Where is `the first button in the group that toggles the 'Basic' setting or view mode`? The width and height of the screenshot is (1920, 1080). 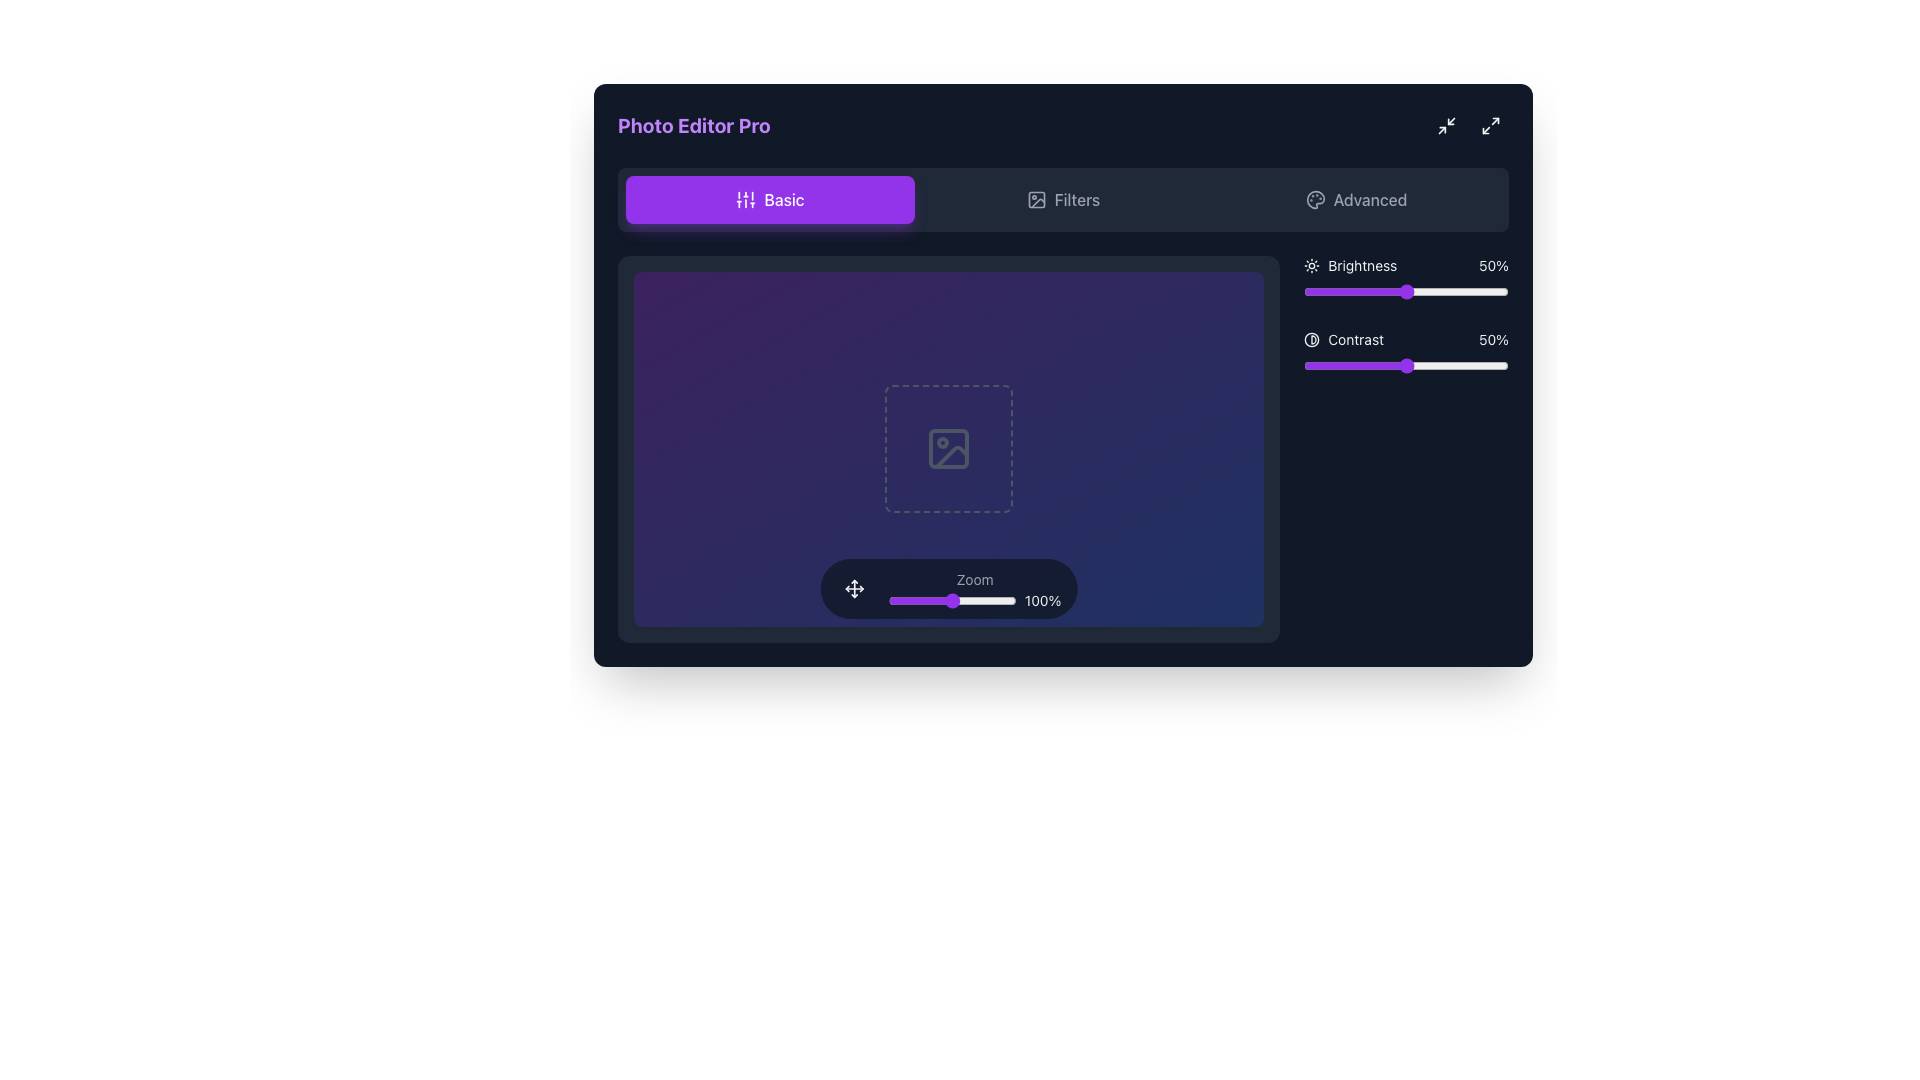 the first button in the group that toggles the 'Basic' setting or view mode is located at coordinates (769, 200).